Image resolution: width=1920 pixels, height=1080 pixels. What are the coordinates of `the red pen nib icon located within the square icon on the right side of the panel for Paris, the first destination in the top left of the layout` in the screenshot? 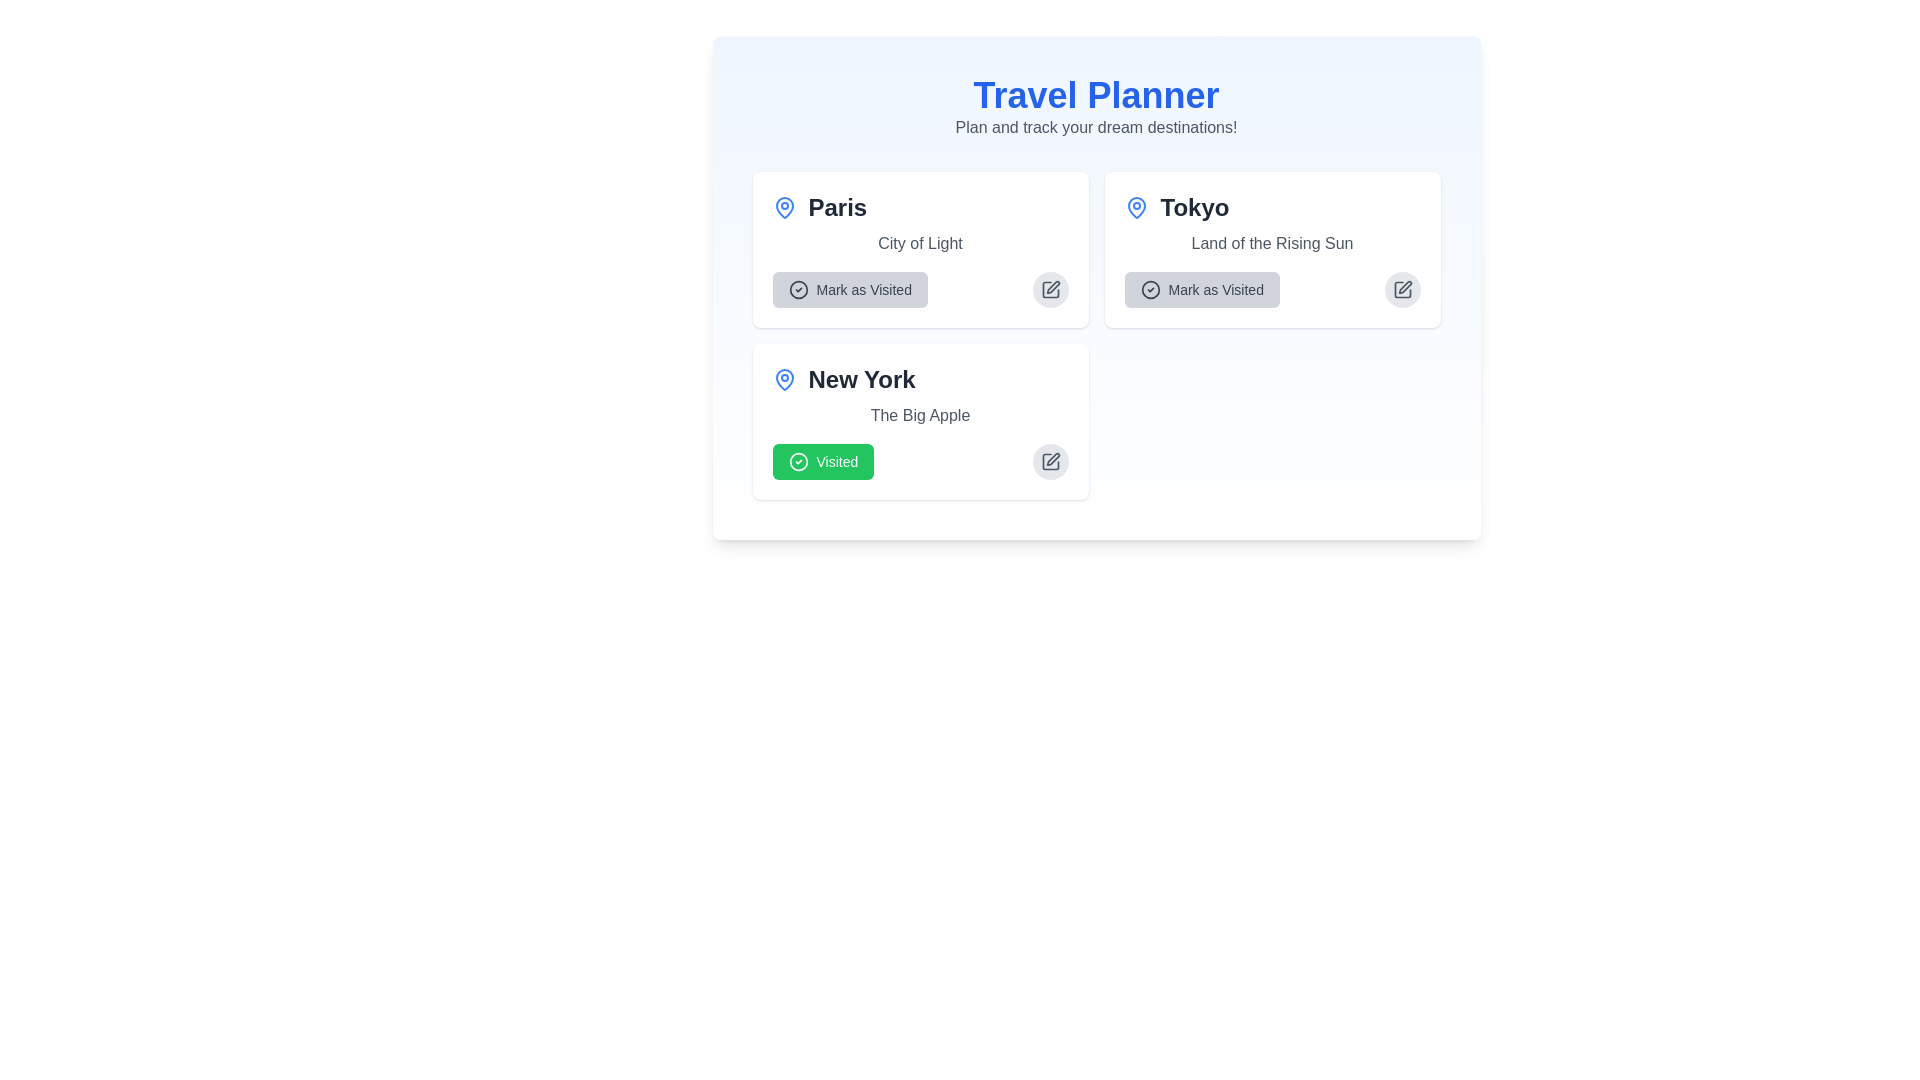 It's located at (1051, 287).